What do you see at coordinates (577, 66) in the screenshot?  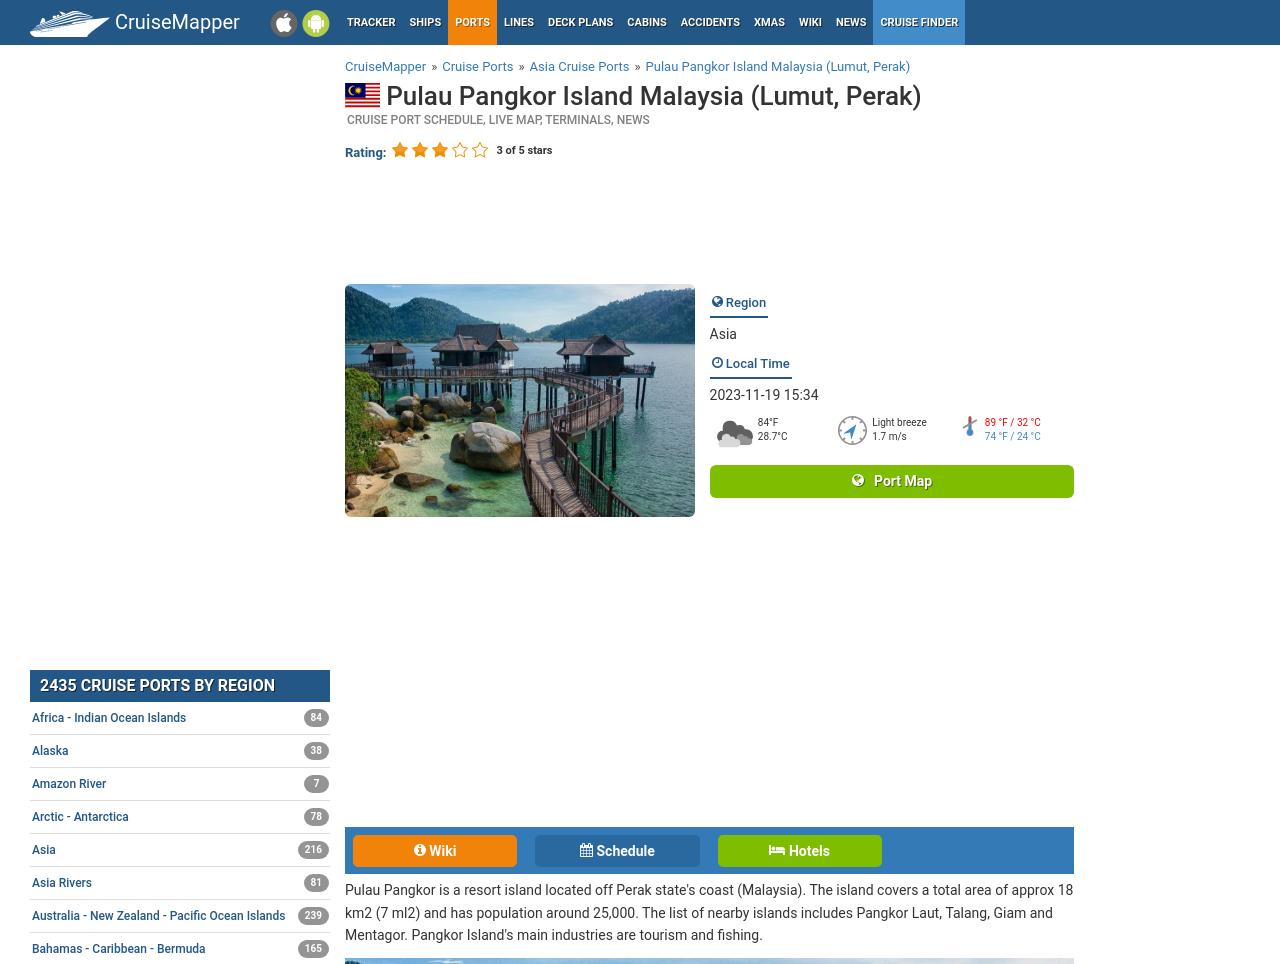 I see `'Asia Cruise Ports'` at bounding box center [577, 66].